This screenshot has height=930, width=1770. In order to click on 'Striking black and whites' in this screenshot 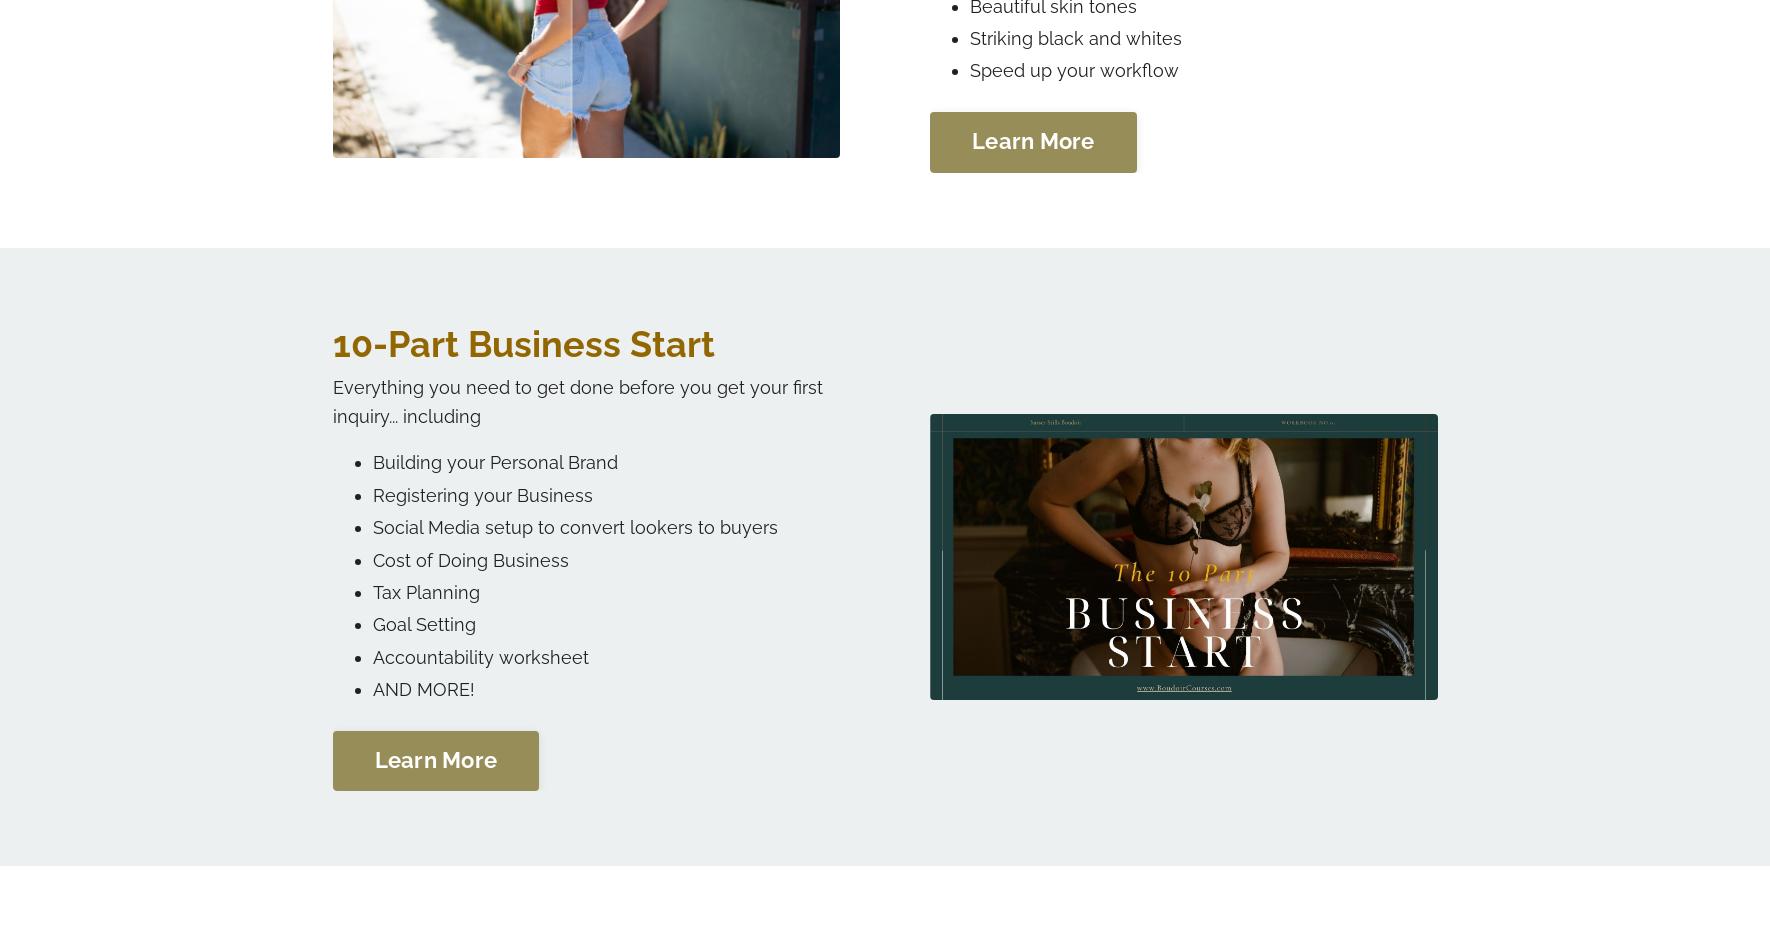, I will do `click(1075, 37)`.